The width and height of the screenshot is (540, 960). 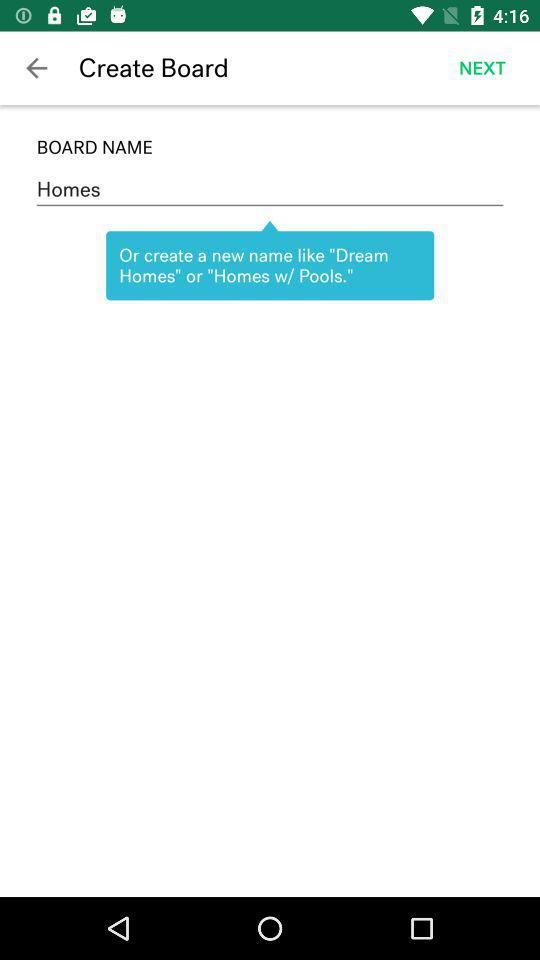 I want to click on the board name, so click(x=270, y=146).